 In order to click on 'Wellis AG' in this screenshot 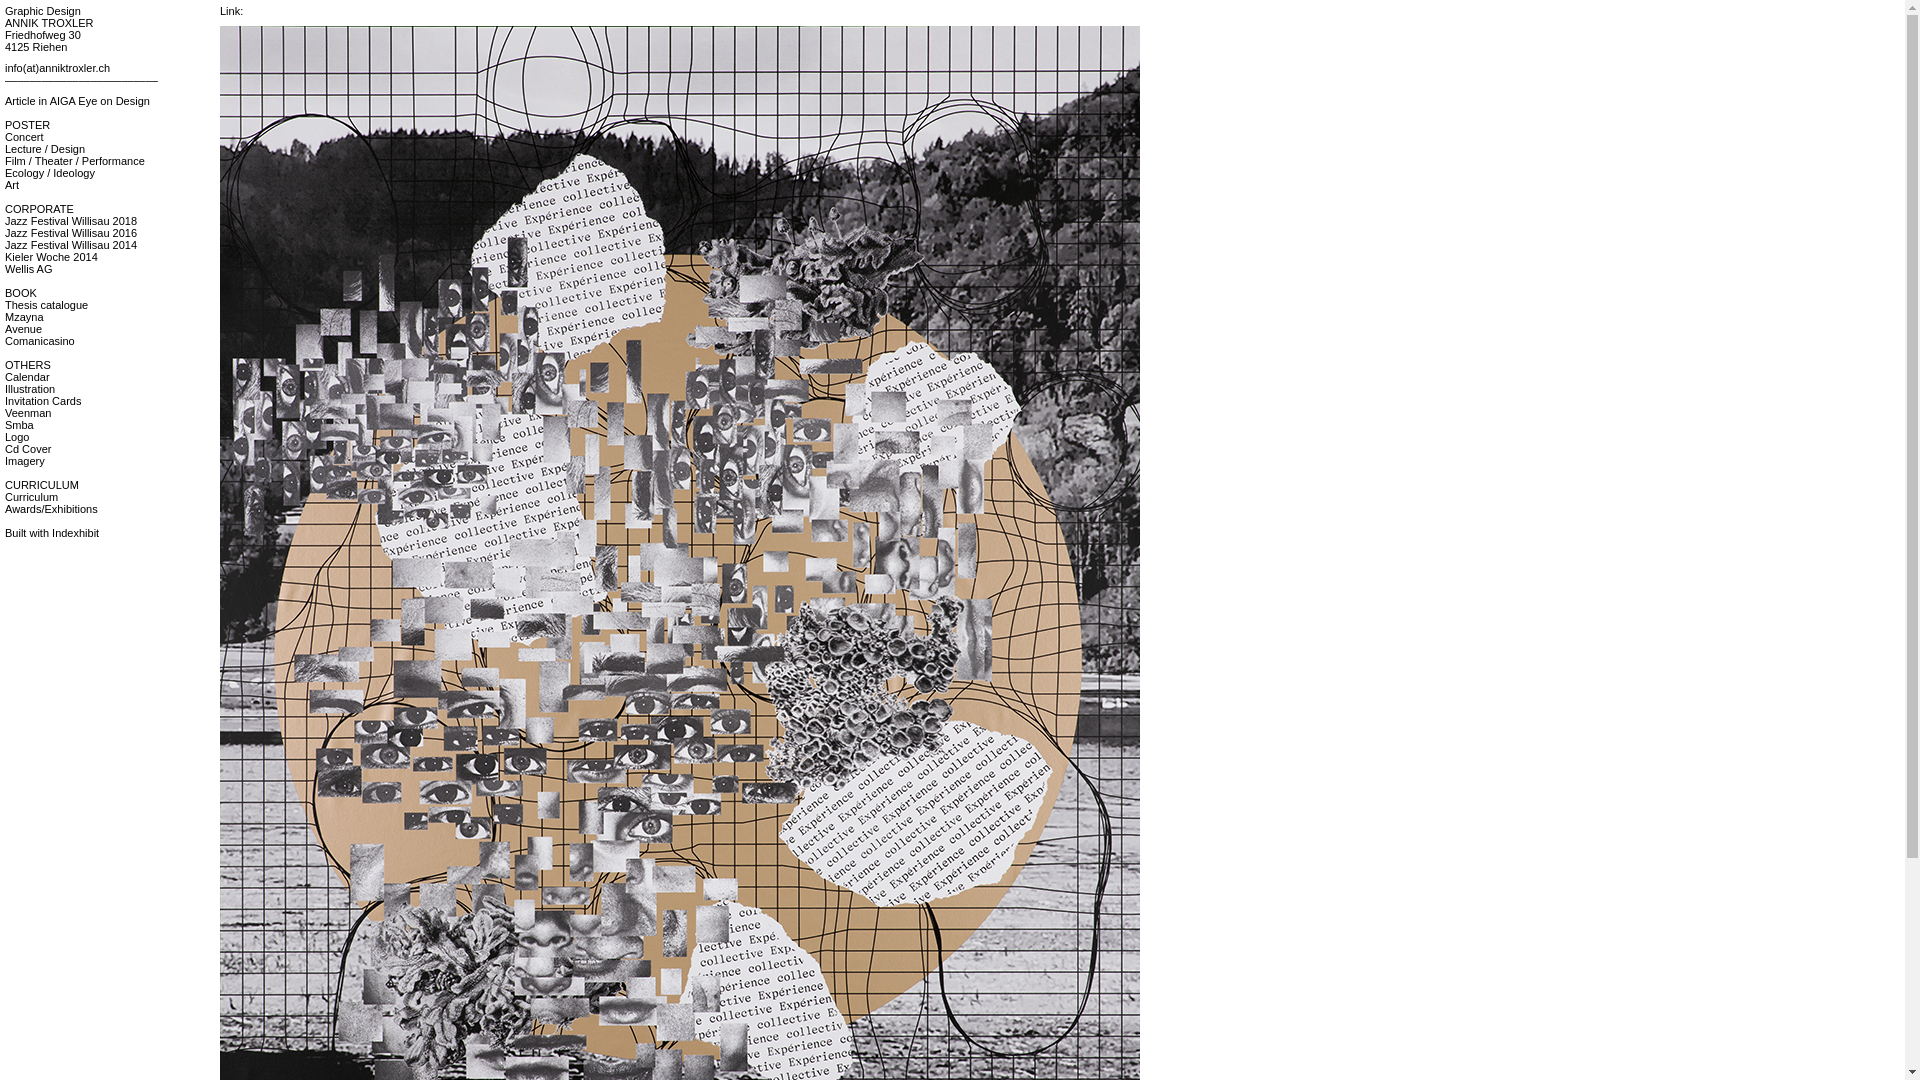, I will do `click(28, 268)`.